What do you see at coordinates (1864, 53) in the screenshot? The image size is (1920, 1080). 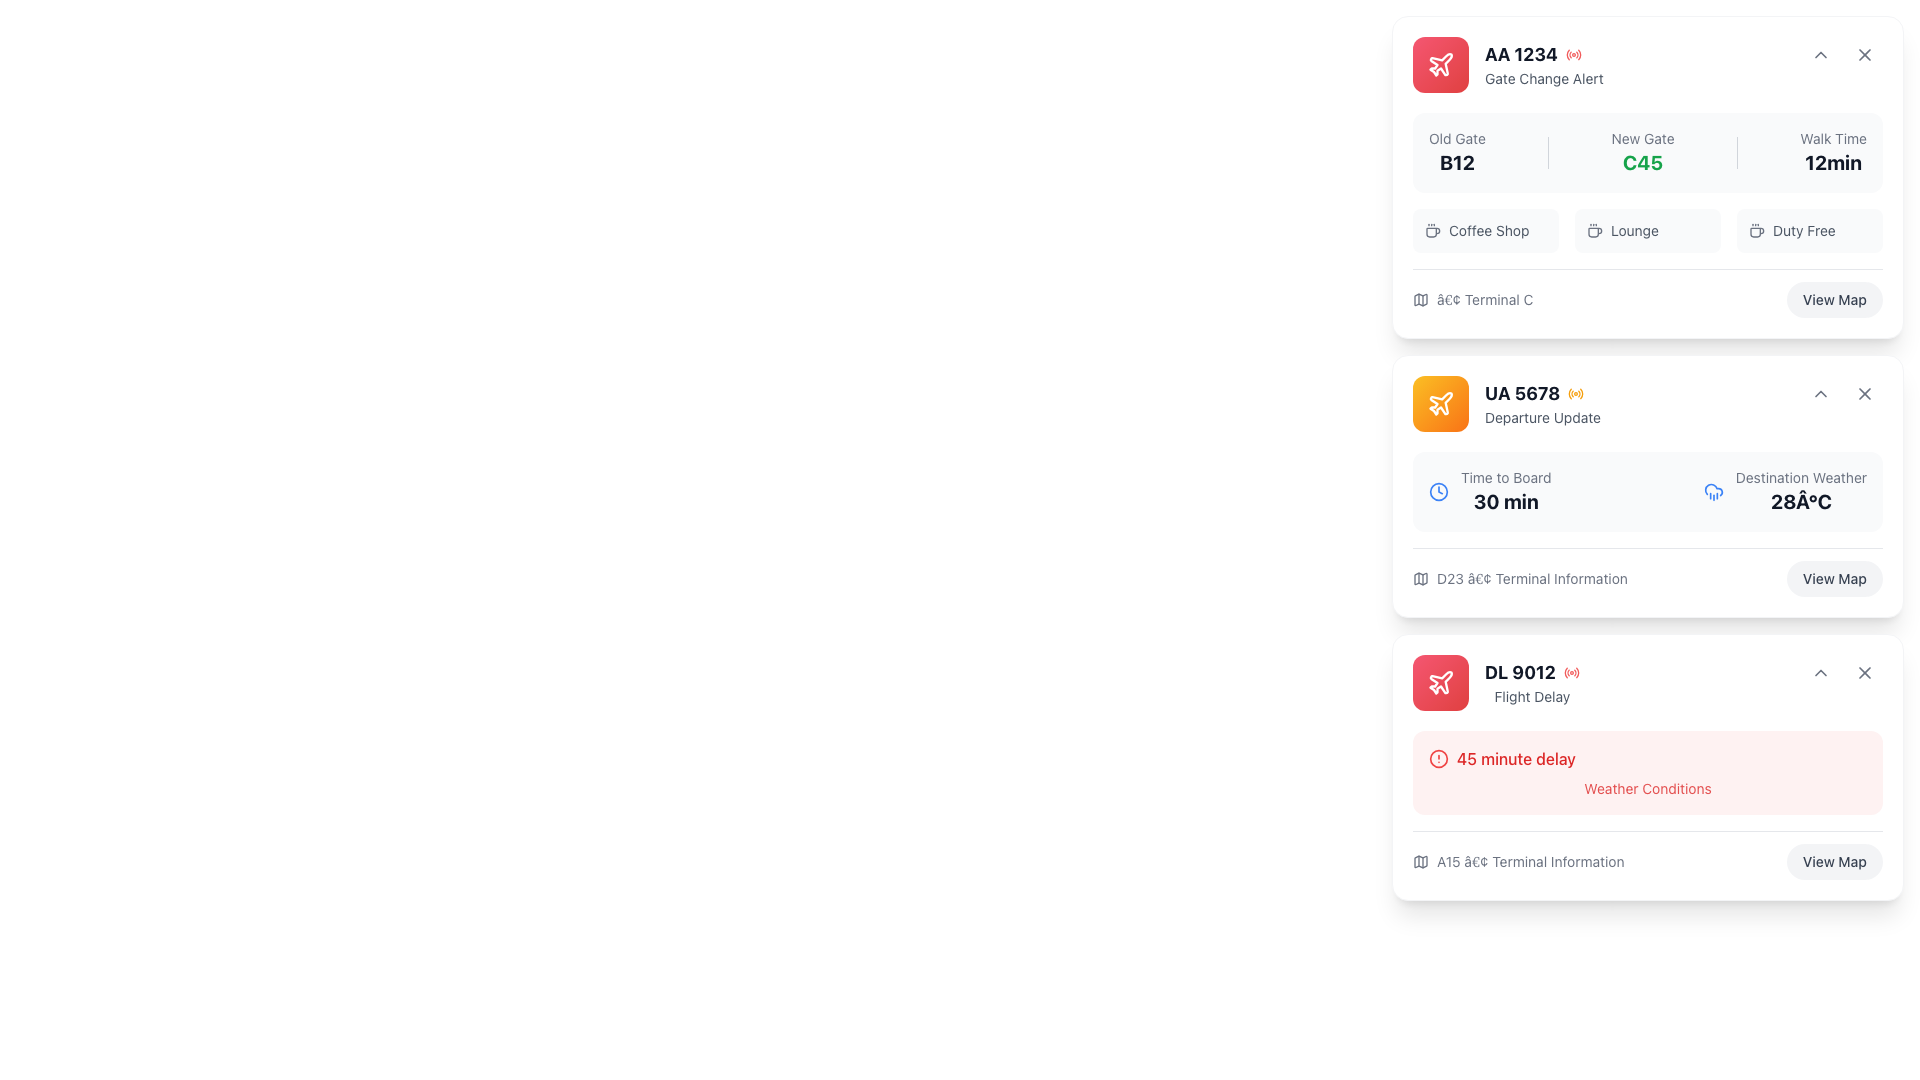 I see `the close button icon located at the top-right corner of the card labeled 'AA 1234'` at bounding box center [1864, 53].